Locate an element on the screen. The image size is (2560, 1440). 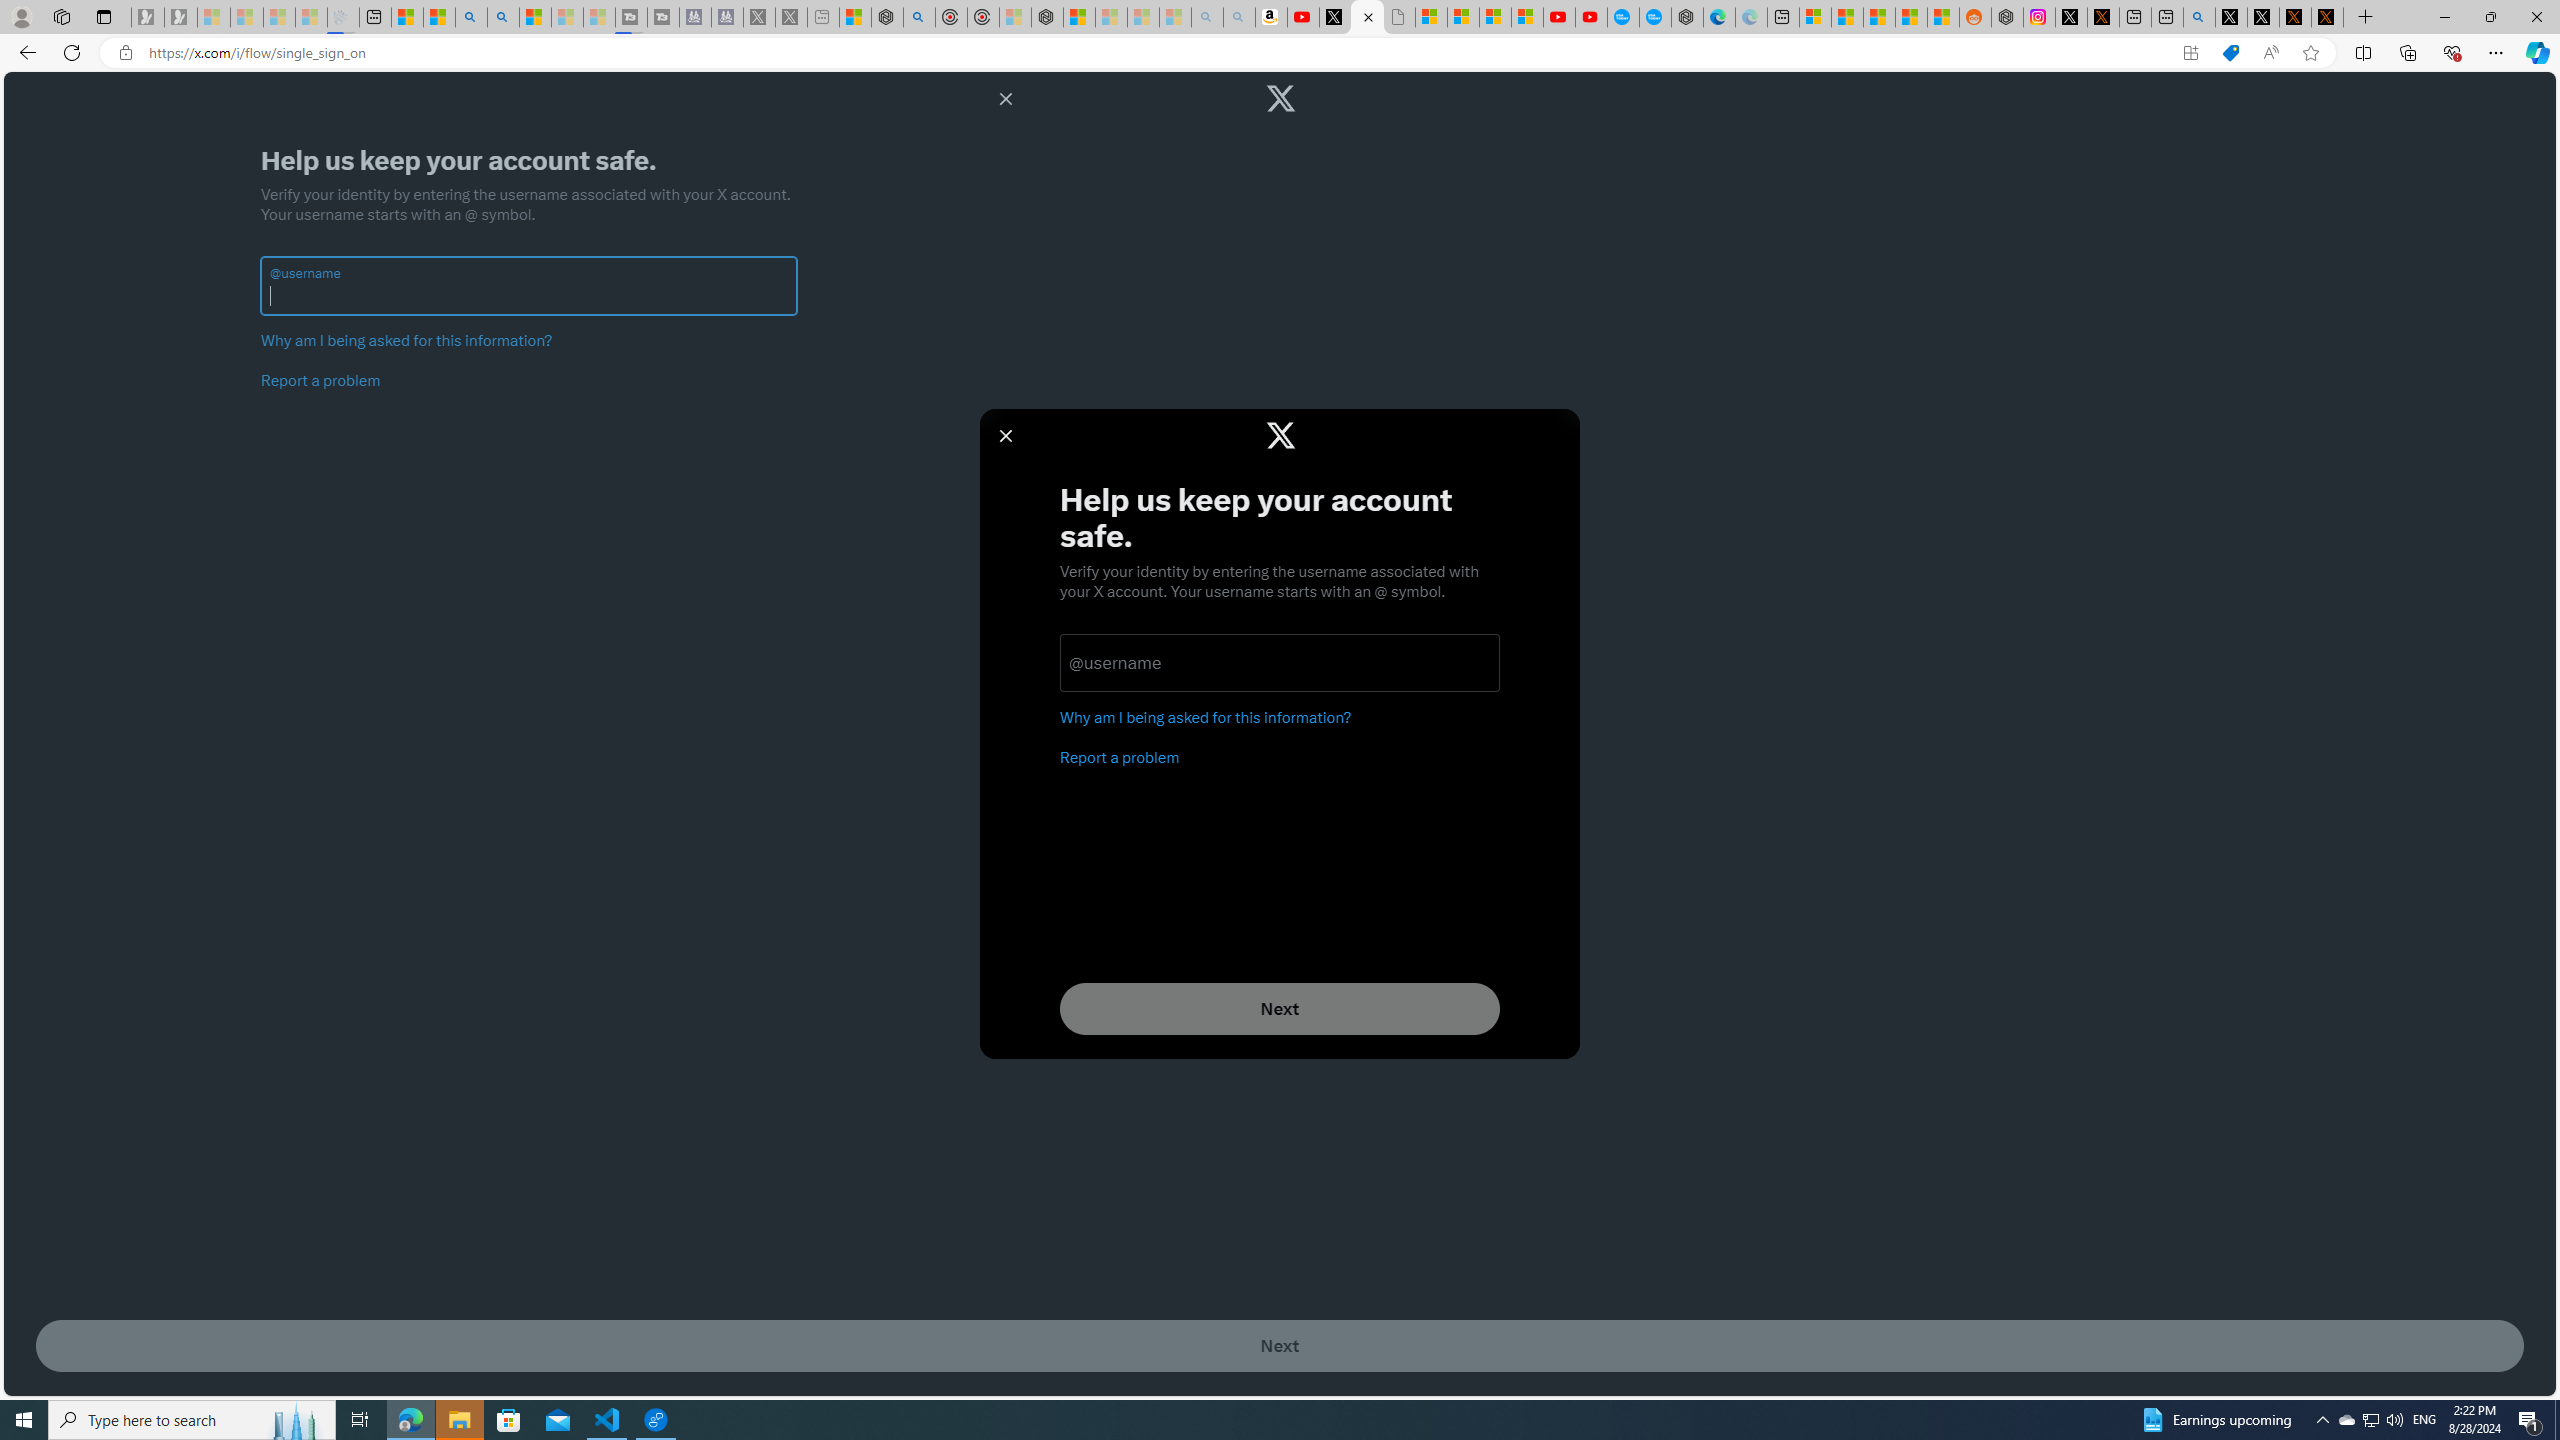
'Shopping in Microsoft Edge' is located at coordinates (2230, 53).